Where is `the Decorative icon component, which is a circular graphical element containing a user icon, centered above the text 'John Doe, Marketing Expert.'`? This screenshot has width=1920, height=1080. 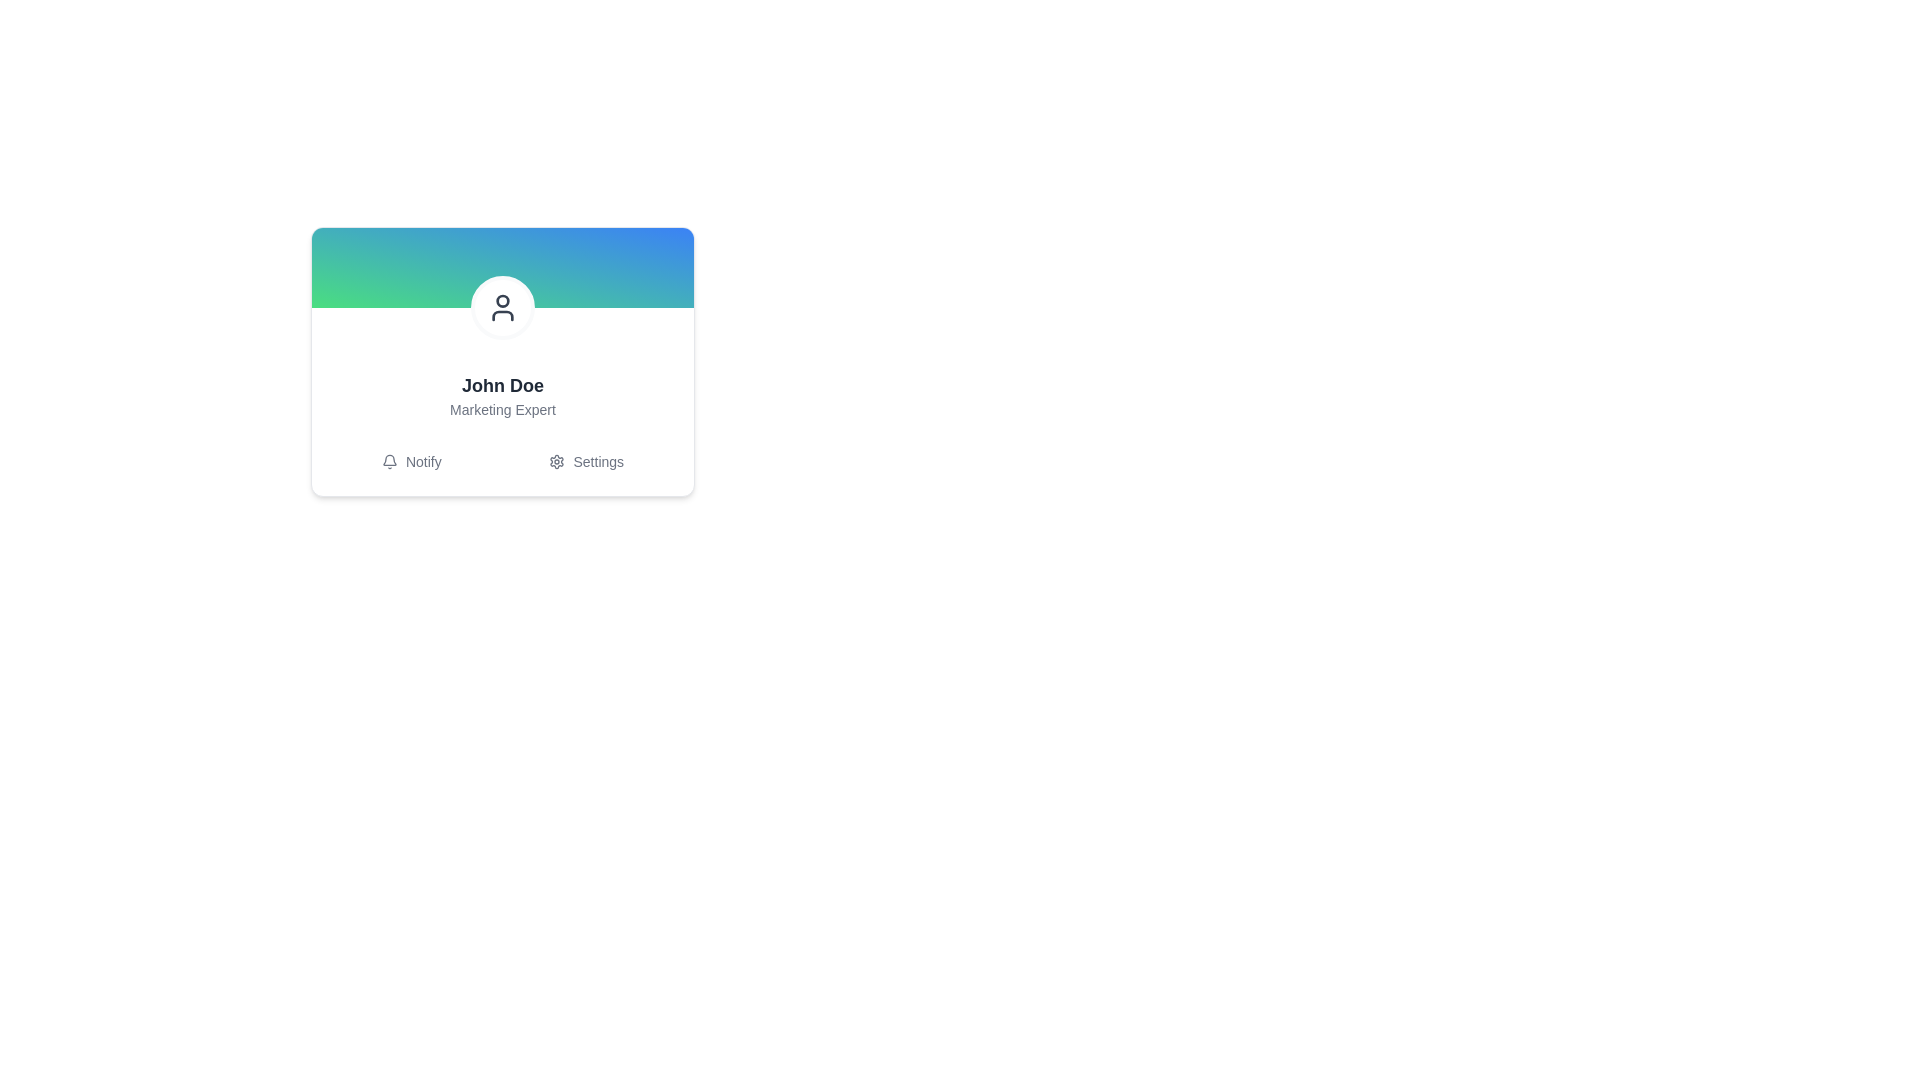
the Decorative icon component, which is a circular graphical element containing a user icon, centered above the text 'John Doe, Marketing Expert.' is located at coordinates (503, 308).